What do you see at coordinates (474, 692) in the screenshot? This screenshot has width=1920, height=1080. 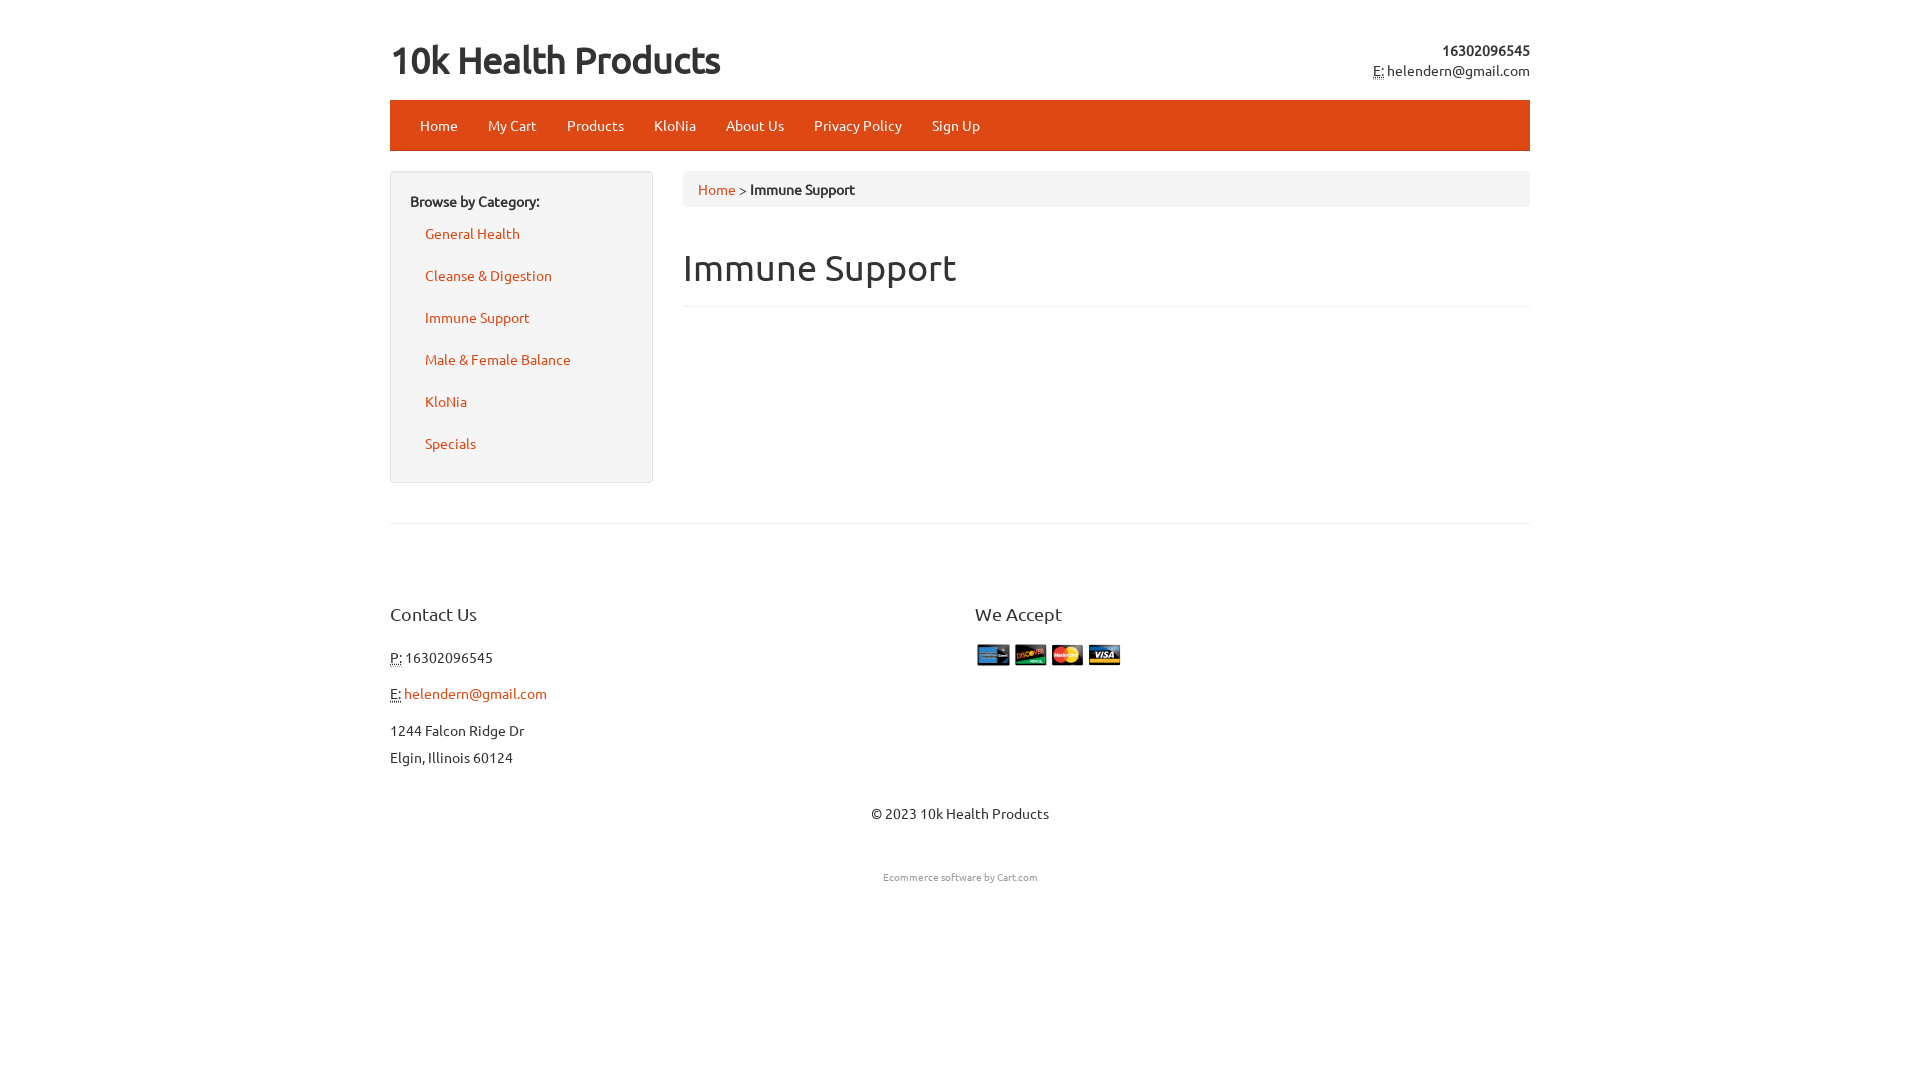 I see `'helendern@gmail.com'` at bounding box center [474, 692].